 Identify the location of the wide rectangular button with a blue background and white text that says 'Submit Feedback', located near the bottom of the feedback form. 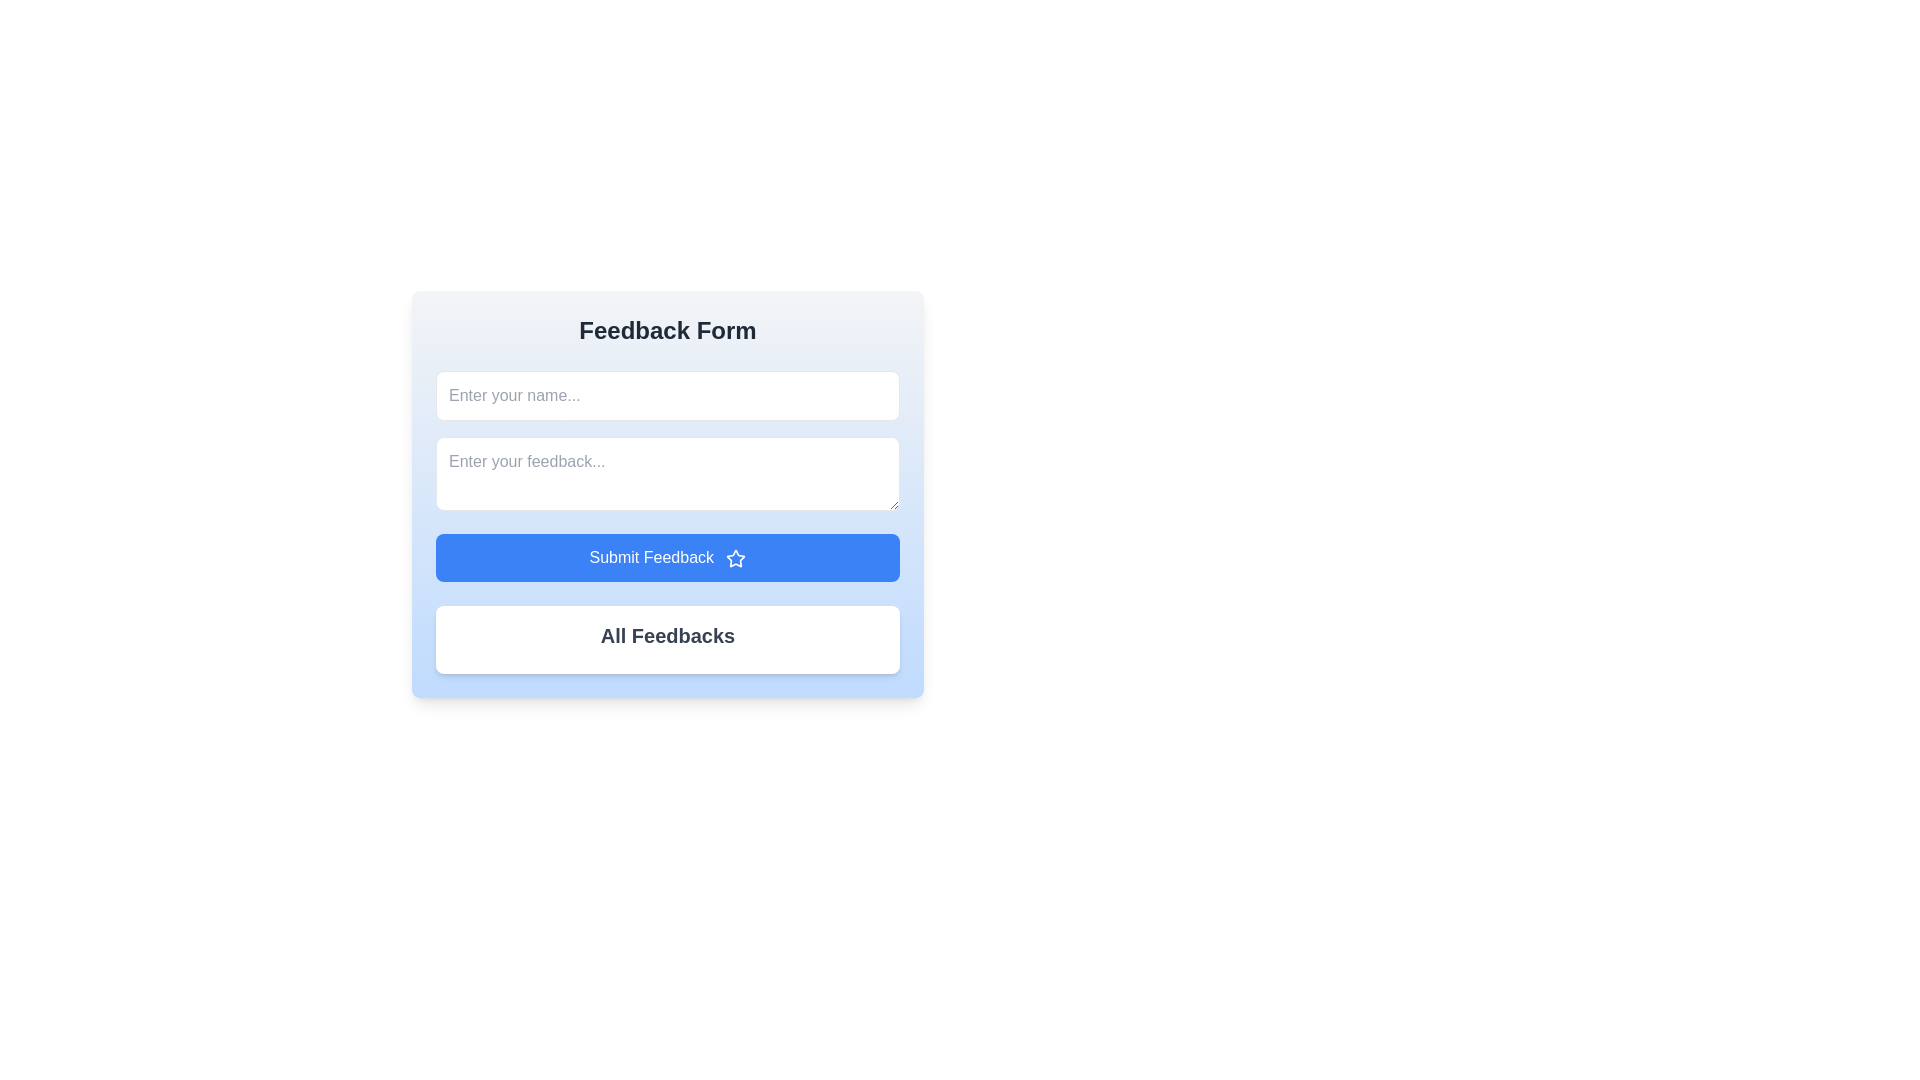
(667, 558).